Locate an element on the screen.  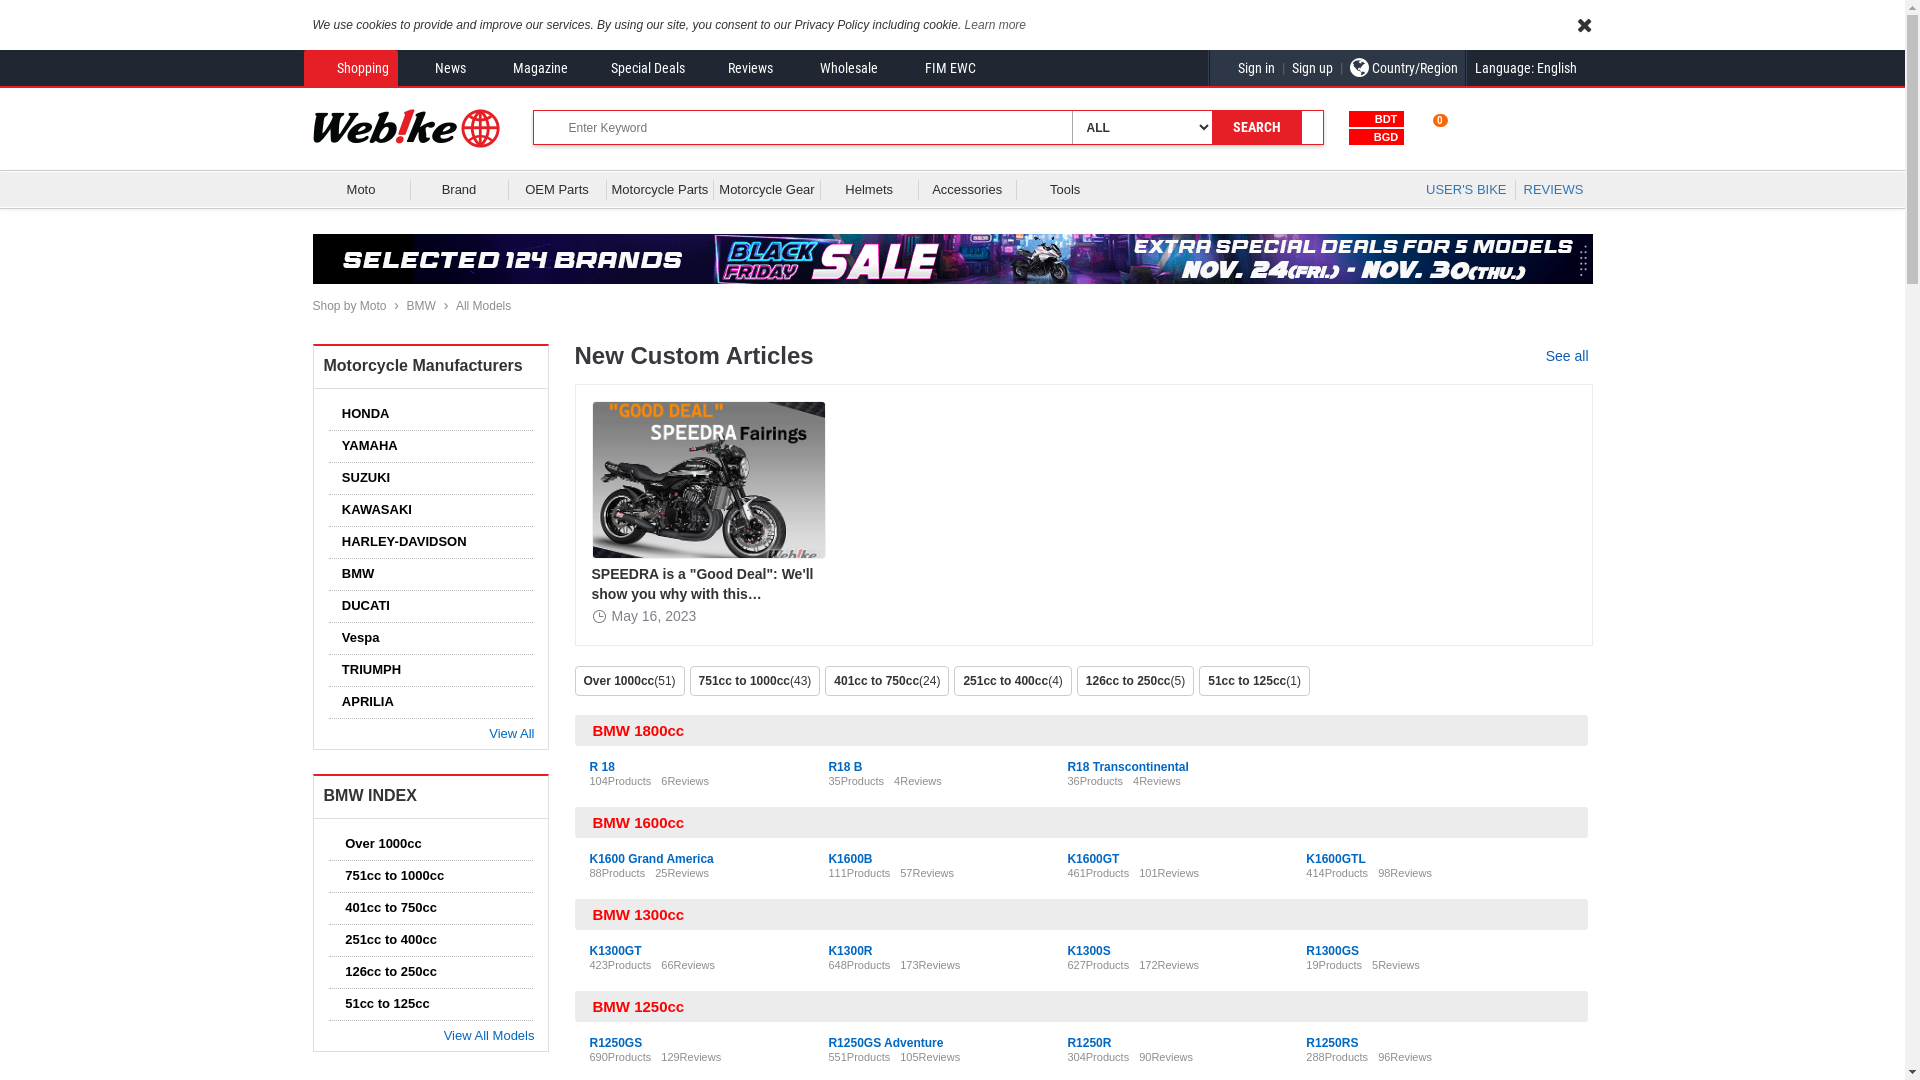
'R1250GS' is located at coordinates (615, 1041).